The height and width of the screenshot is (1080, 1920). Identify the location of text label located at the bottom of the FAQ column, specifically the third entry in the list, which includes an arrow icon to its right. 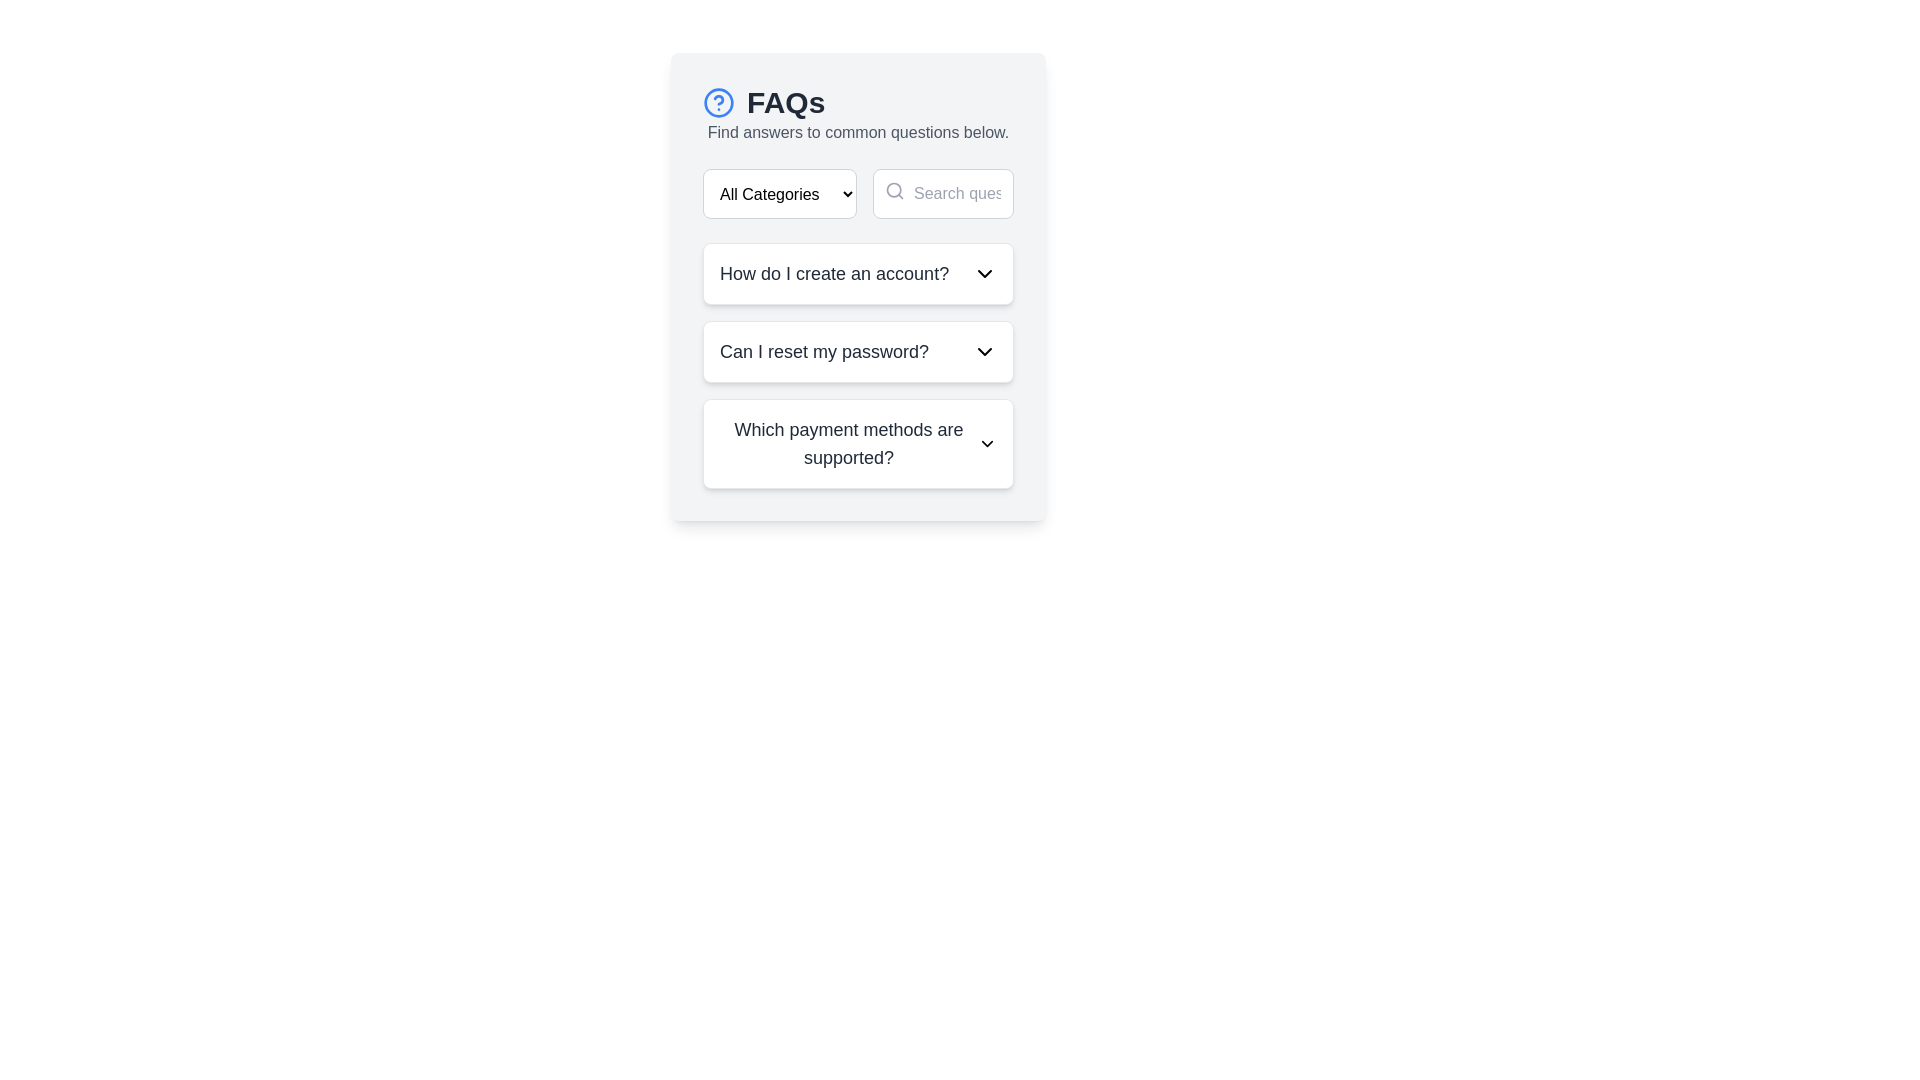
(849, 442).